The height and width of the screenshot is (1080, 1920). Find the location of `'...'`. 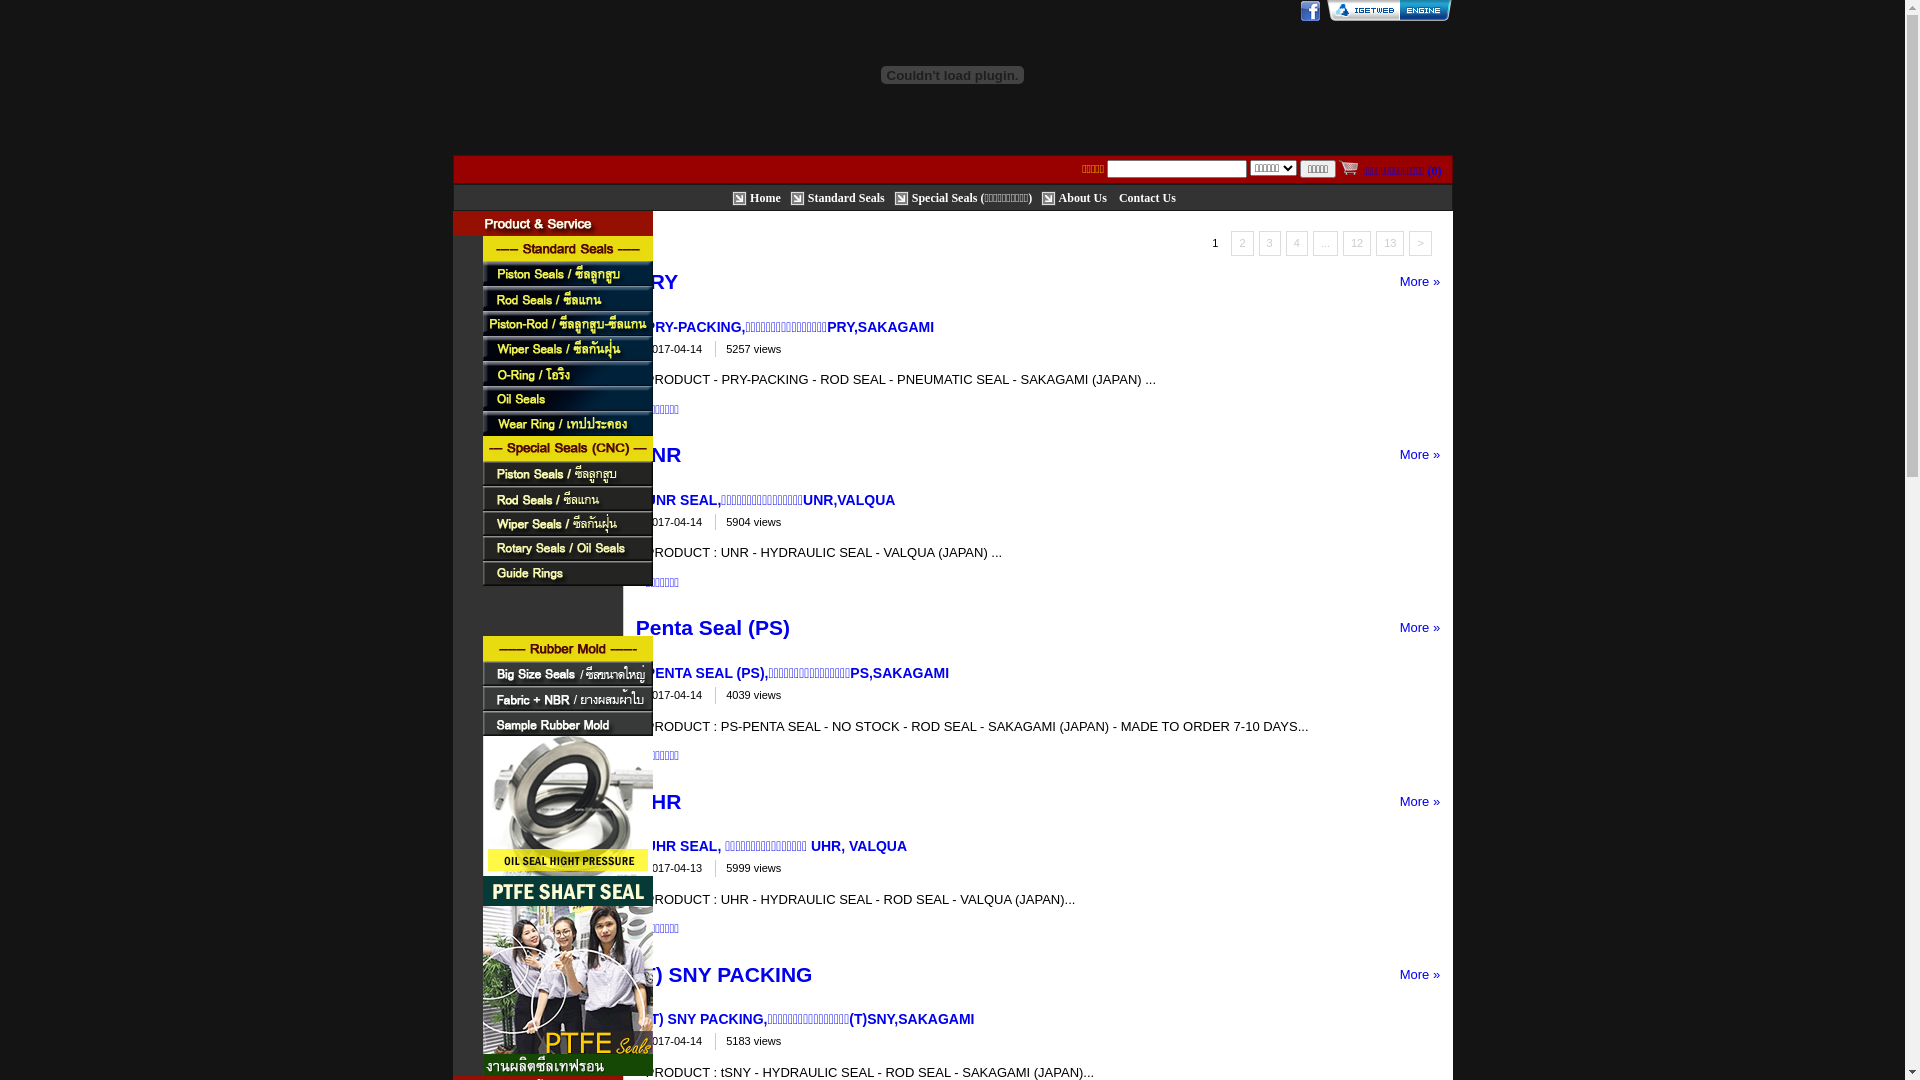

'...' is located at coordinates (1325, 242).